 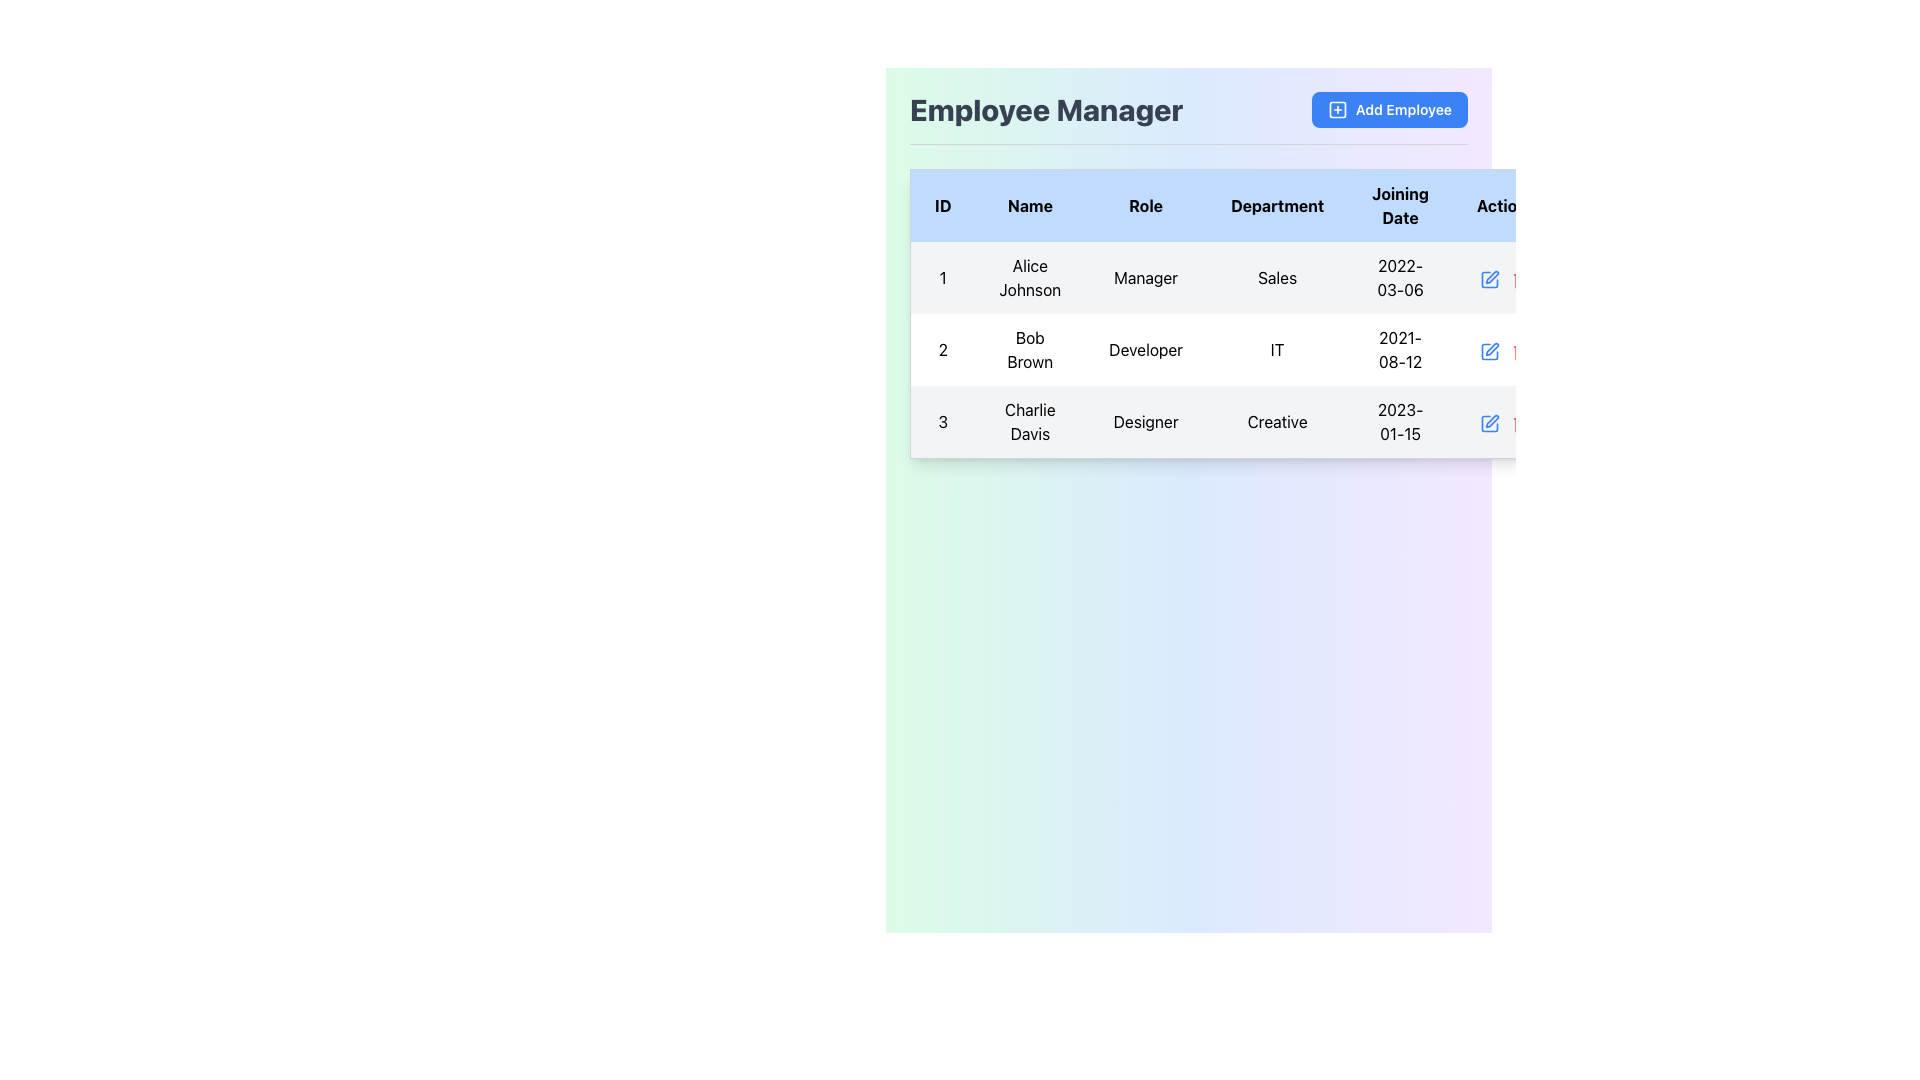 I want to click on the blue pen icon button in the Actions column, first row, adjacent to Alice Johnson, so click(x=1490, y=279).